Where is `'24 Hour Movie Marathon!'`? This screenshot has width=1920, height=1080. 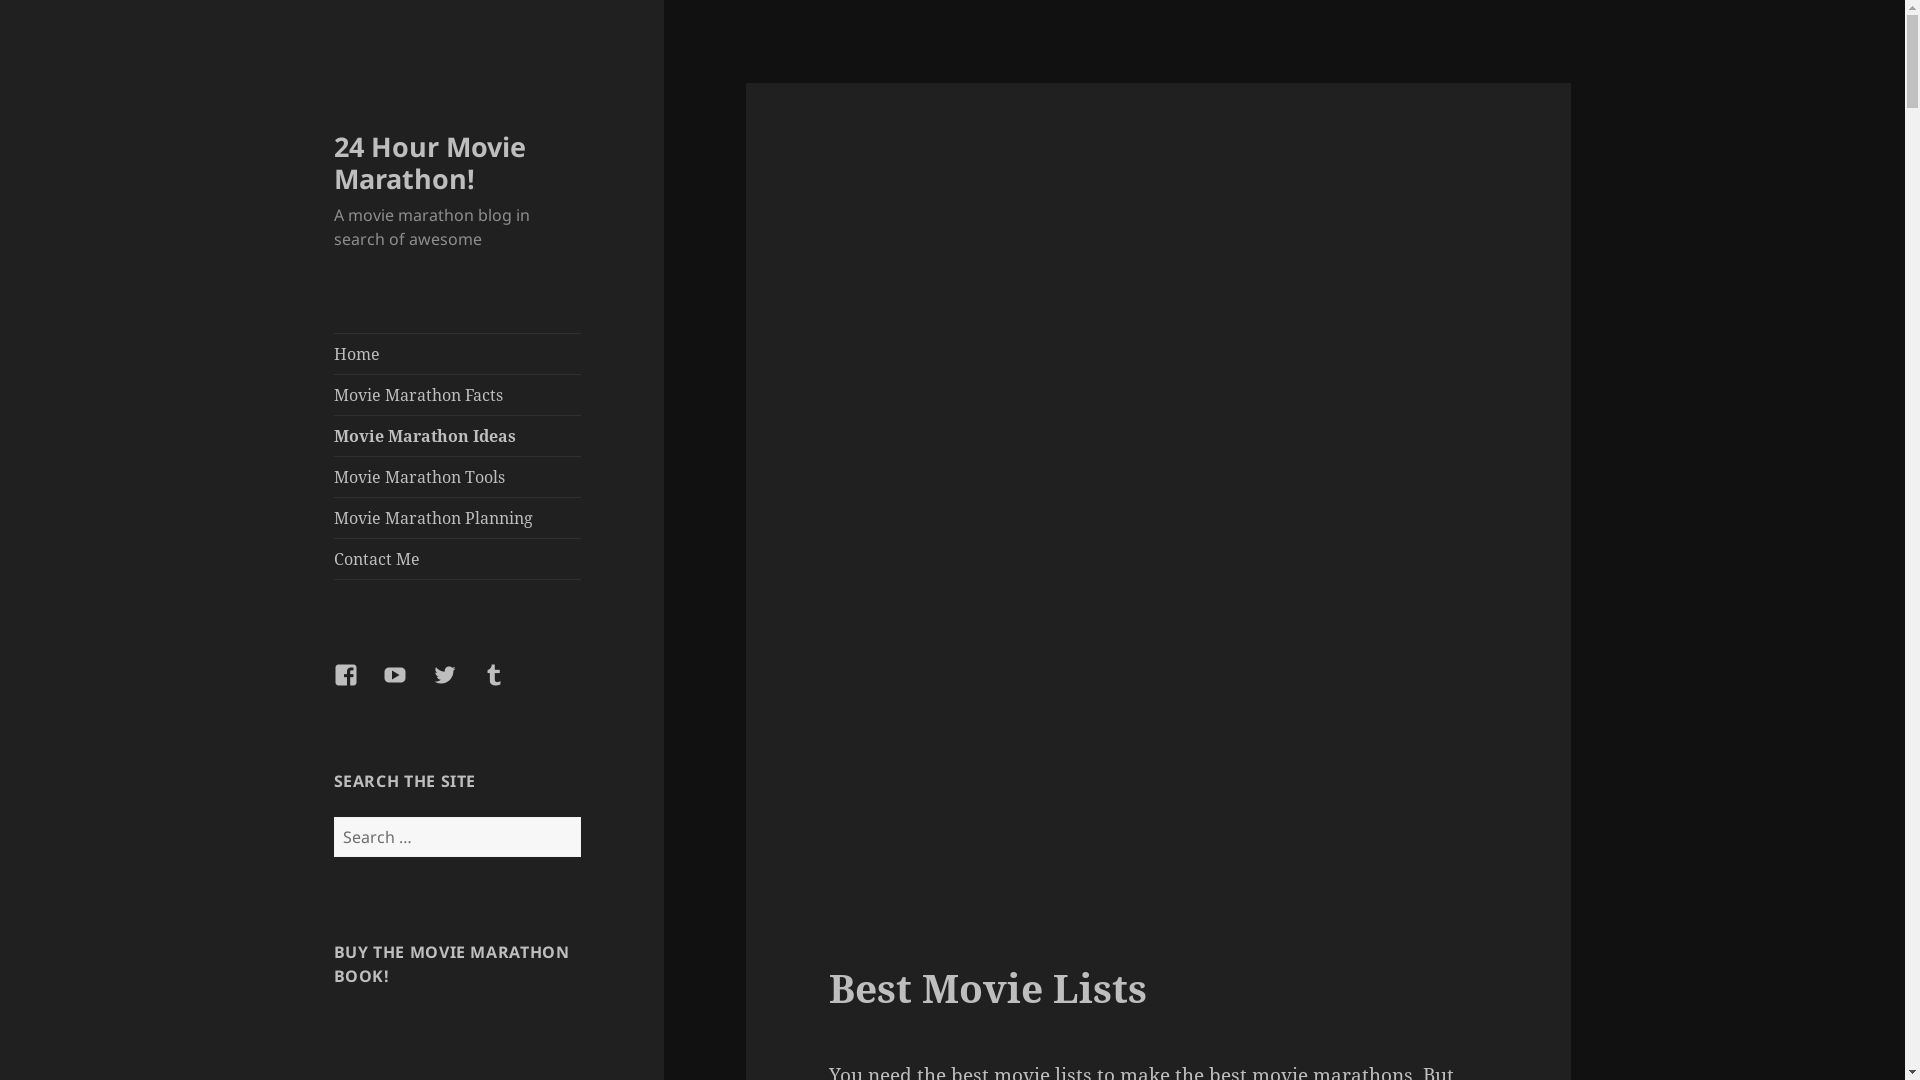
'24 Hour Movie Marathon!' is located at coordinates (429, 161).